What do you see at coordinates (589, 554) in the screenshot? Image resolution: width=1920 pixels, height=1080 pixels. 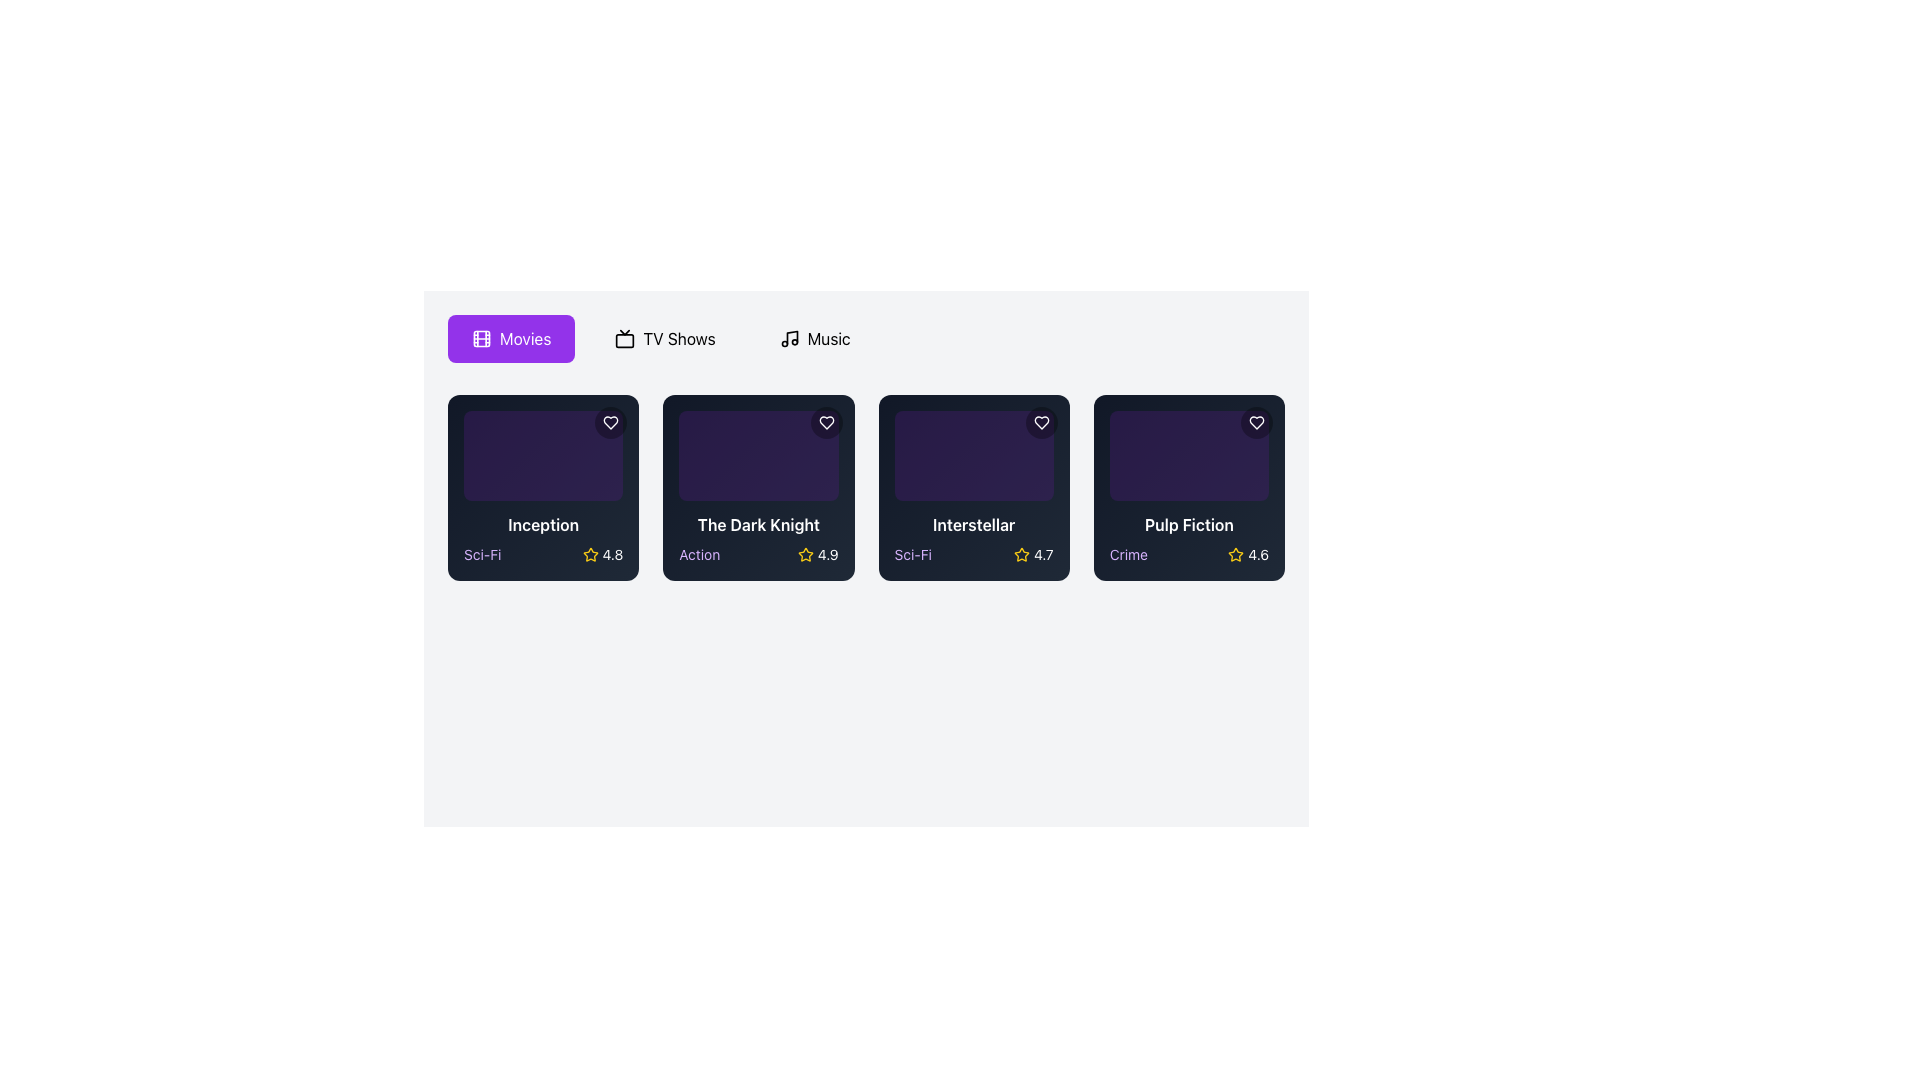 I see `yellow hollow star icon representing a rating, which is adjacent to the text '4.8'` at bounding box center [589, 554].